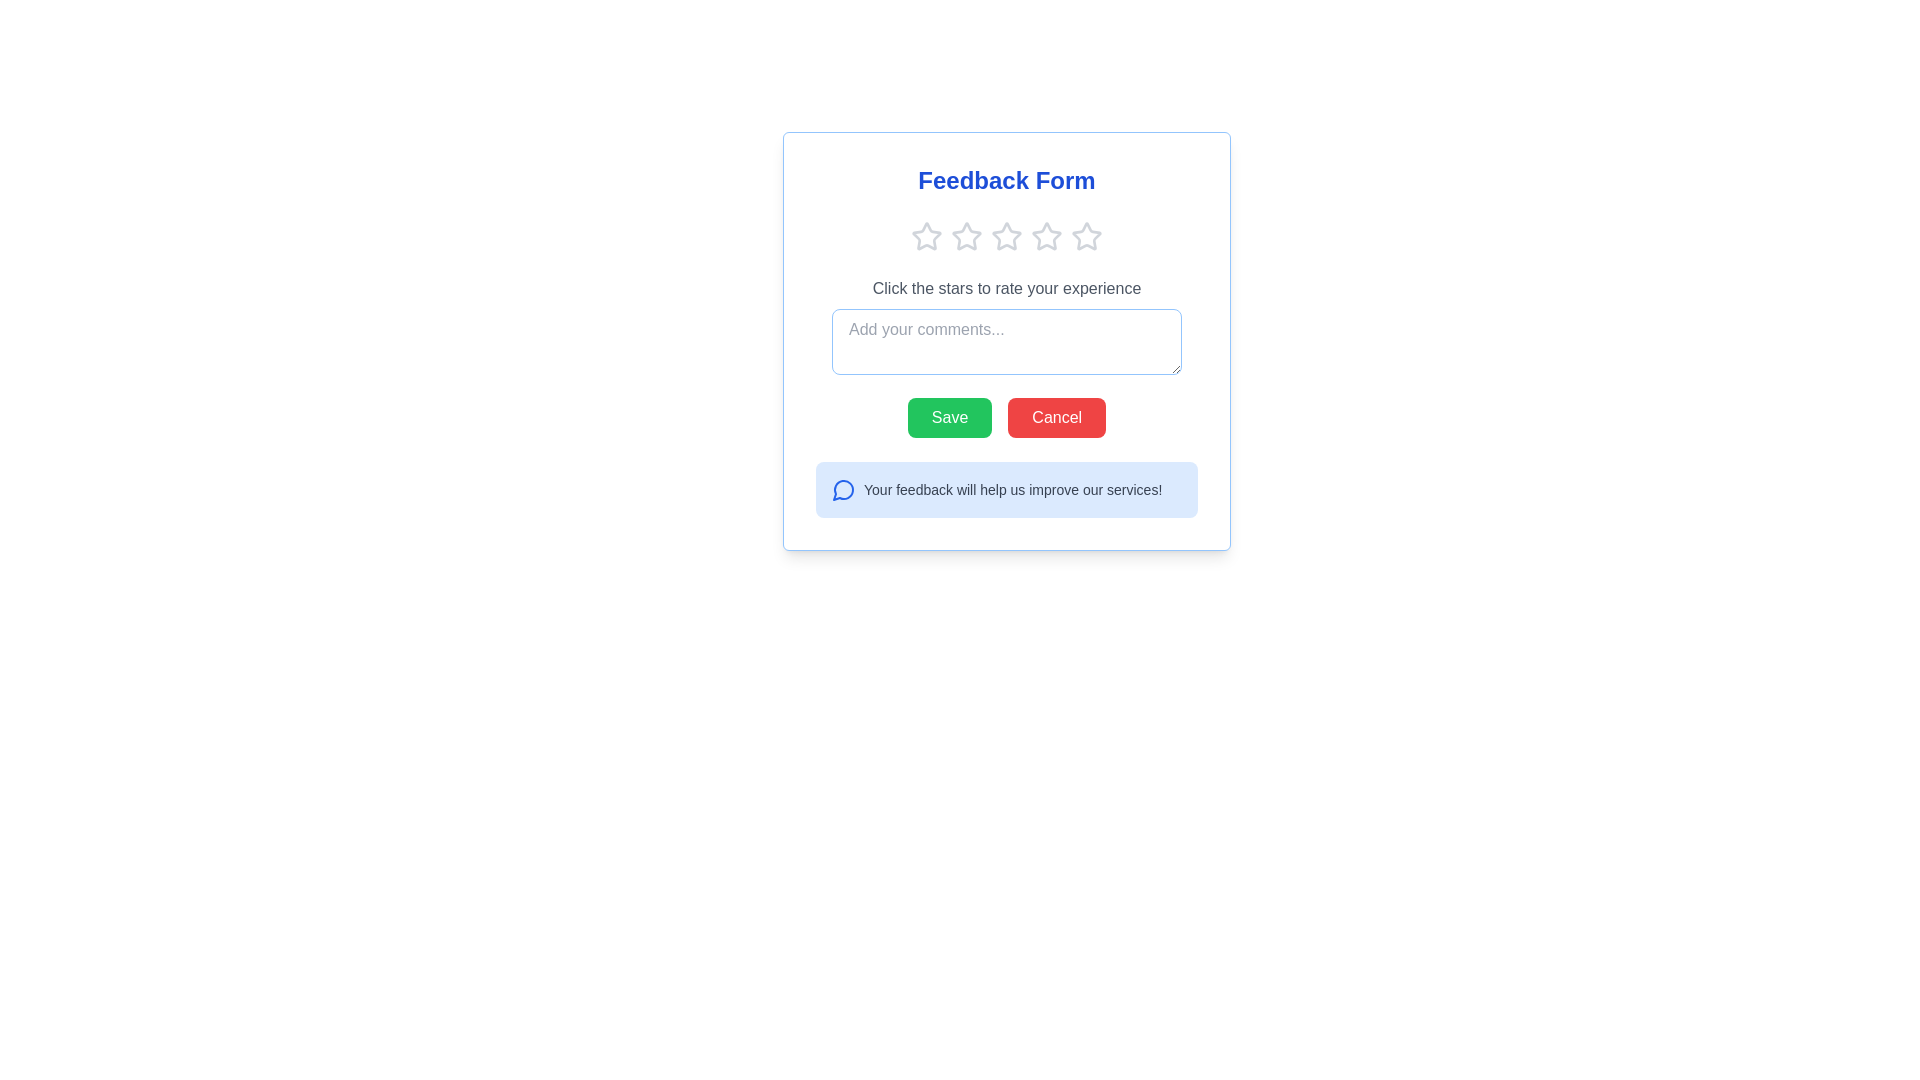 The height and width of the screenshot is (1080, 1920). What do you see at coordinates (1007, 235) in the screenshot?
I see `the third star icon in the rating system` at bounding box center [1007, 235].